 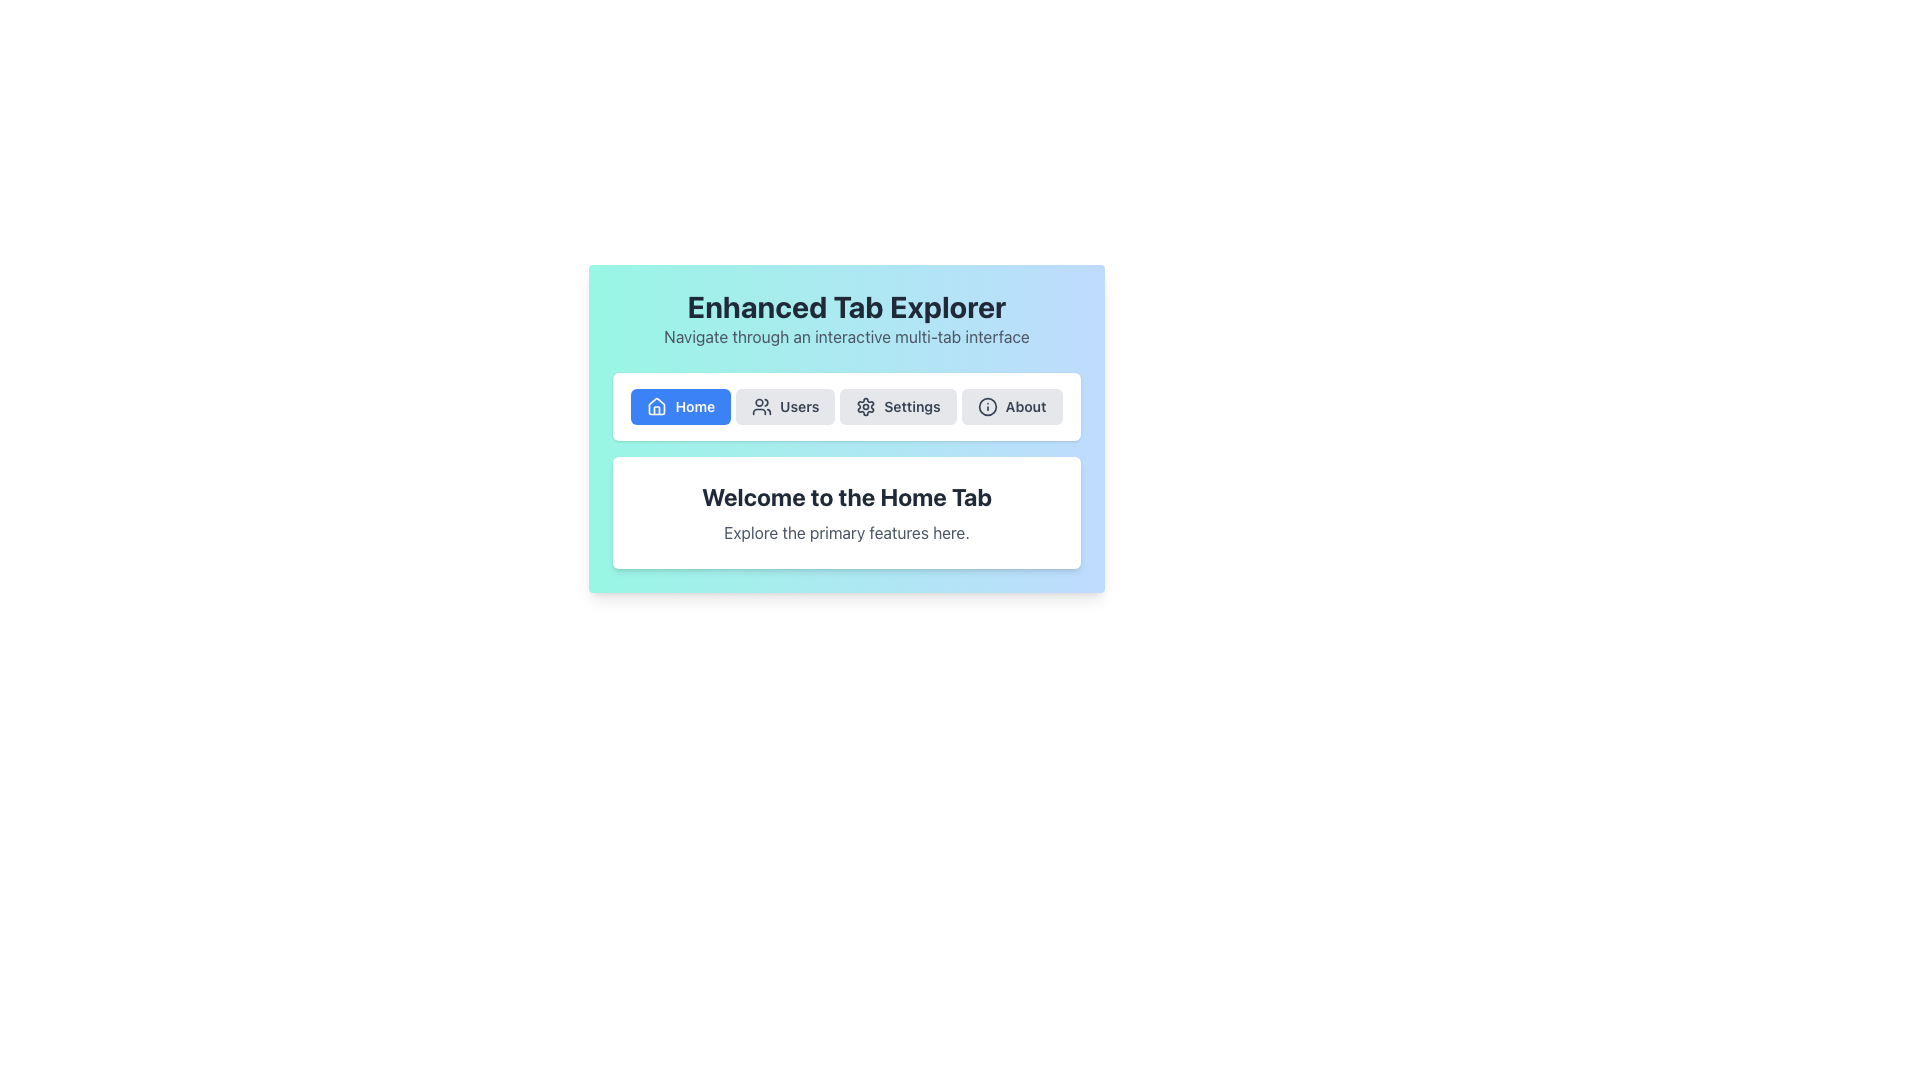 What do you see at coordinates (987, 406) in the screenshot?
I see `the circular element with a noticeable border in the 'About' tab, which is part of an SVG graphic icon positioned on the rightmost side of the tab navigation bar` at bounding box center [987, 406].